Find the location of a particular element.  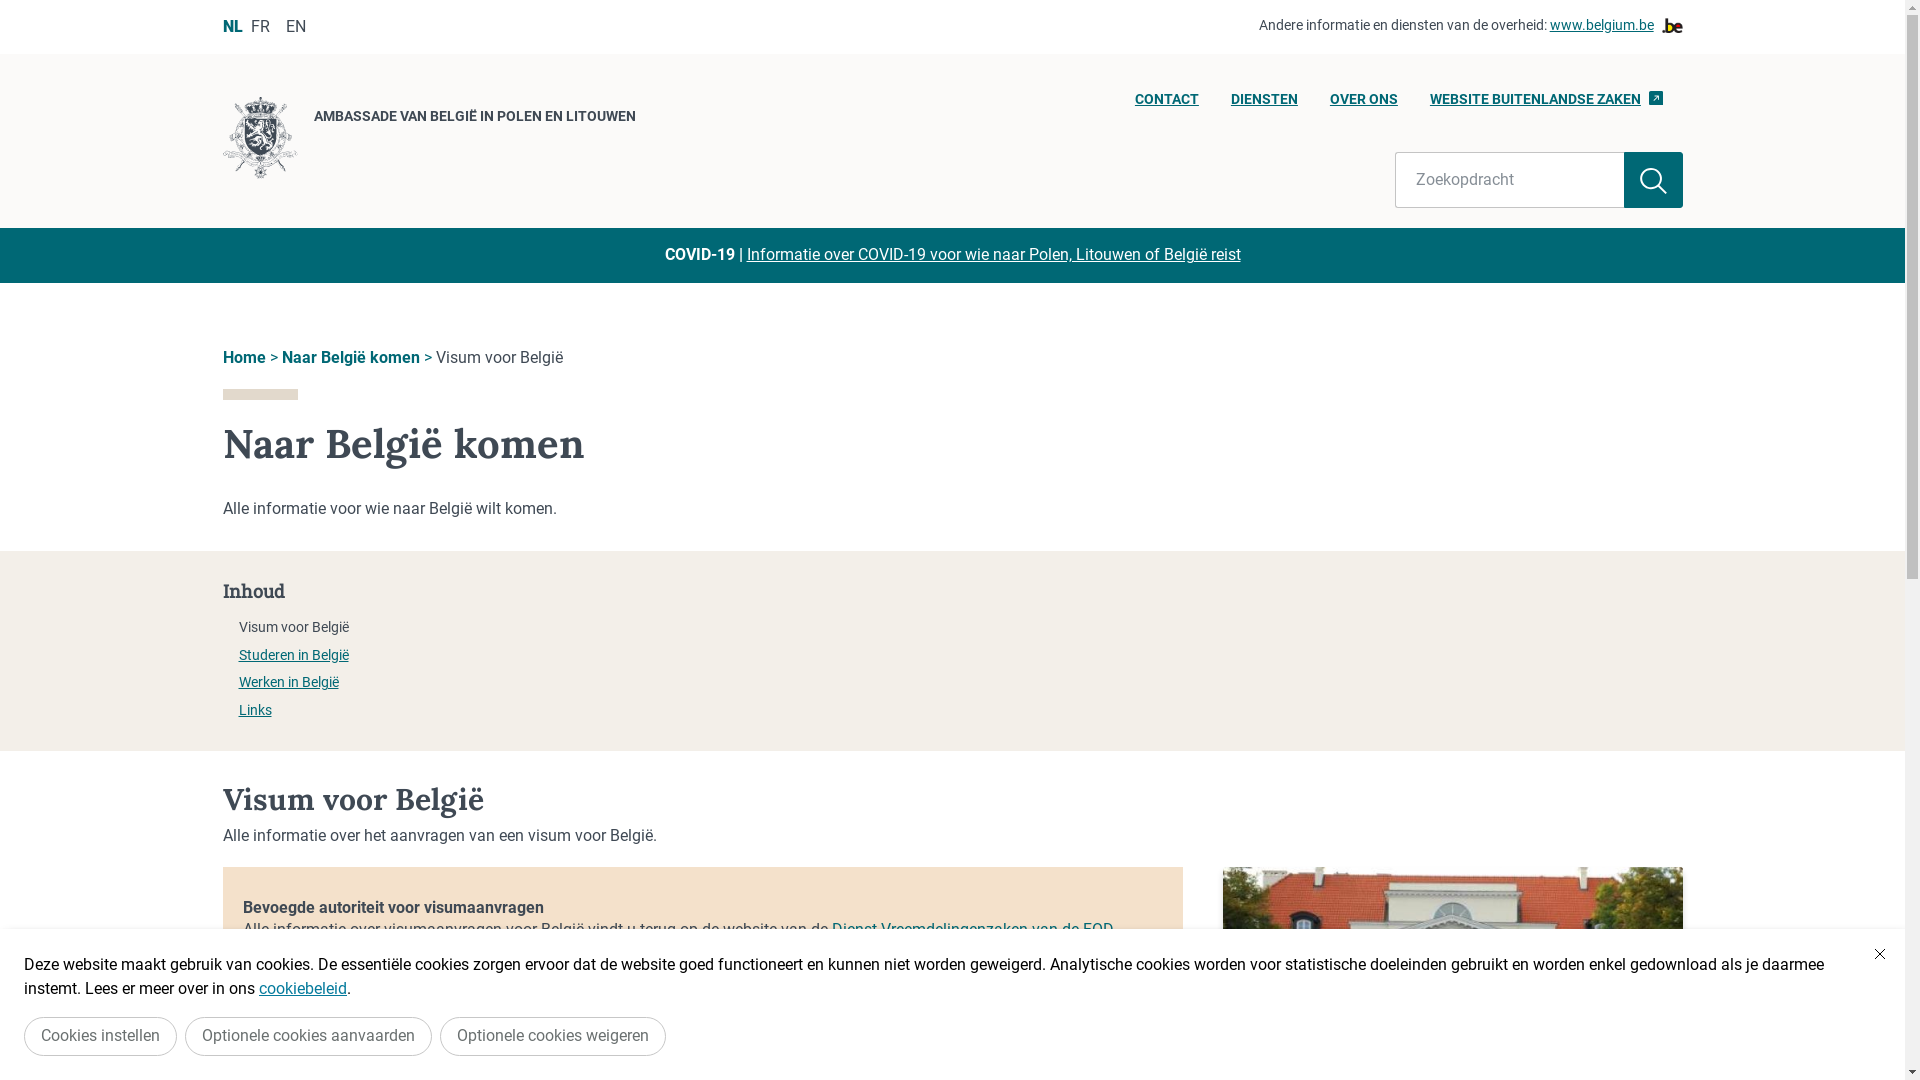

'www.belgium.be' is located at coordinates (1616, 26).